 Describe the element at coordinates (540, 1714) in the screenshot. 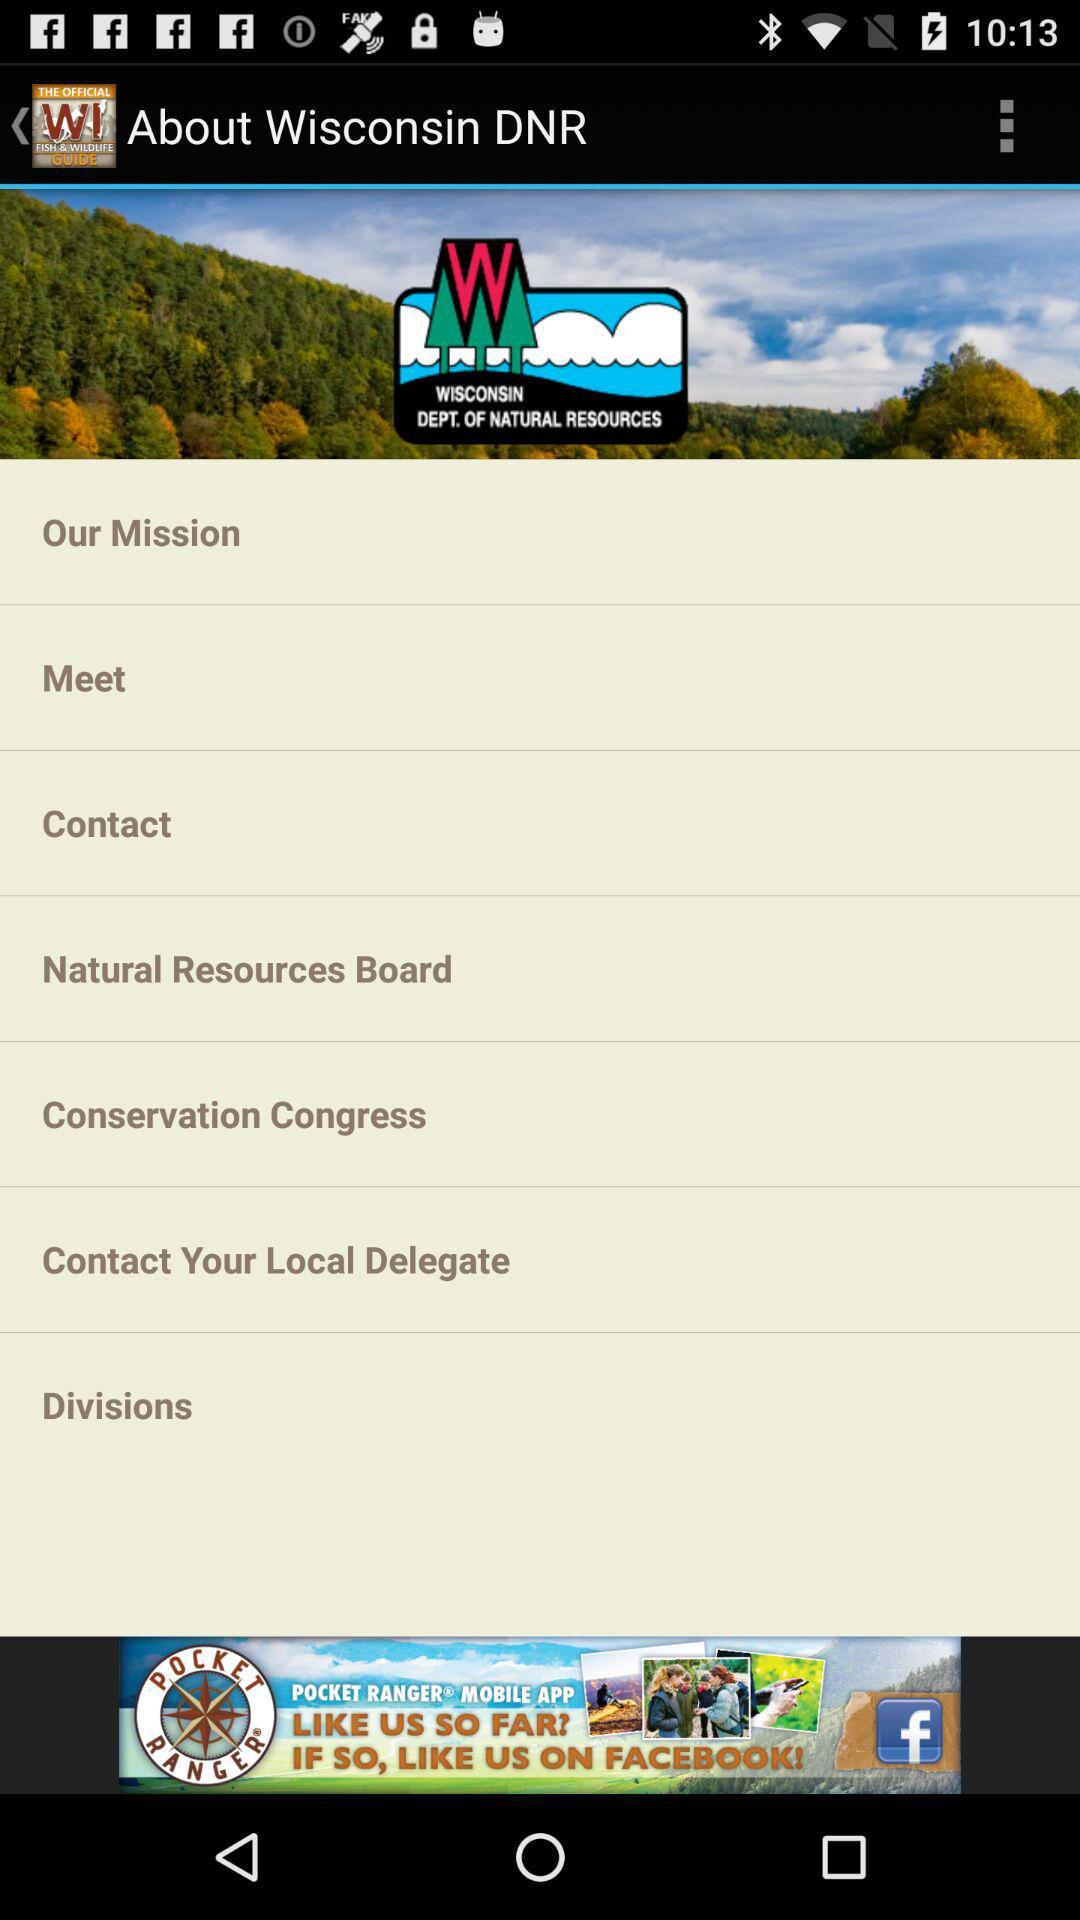

I see `open advertisement` at that location.